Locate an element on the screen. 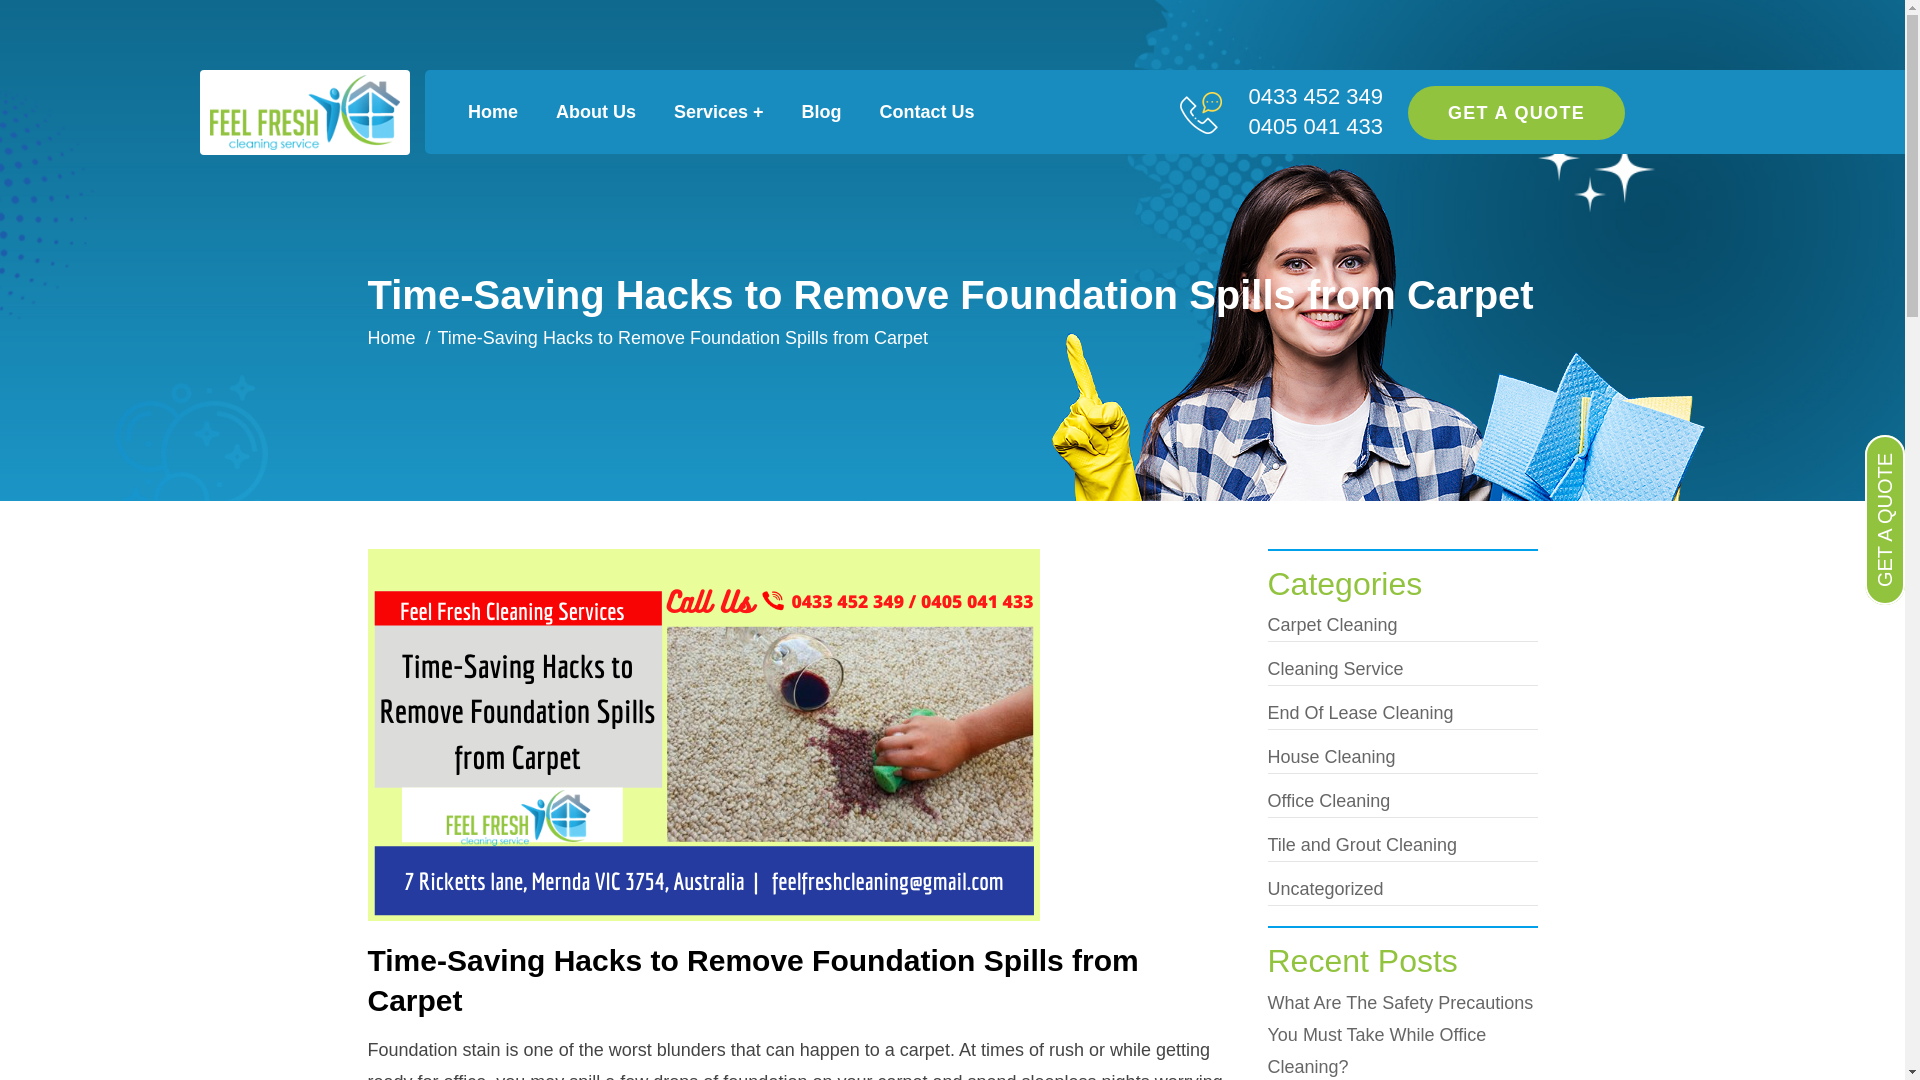  'Cleaning Service' is located at coordinates (1401, 669).